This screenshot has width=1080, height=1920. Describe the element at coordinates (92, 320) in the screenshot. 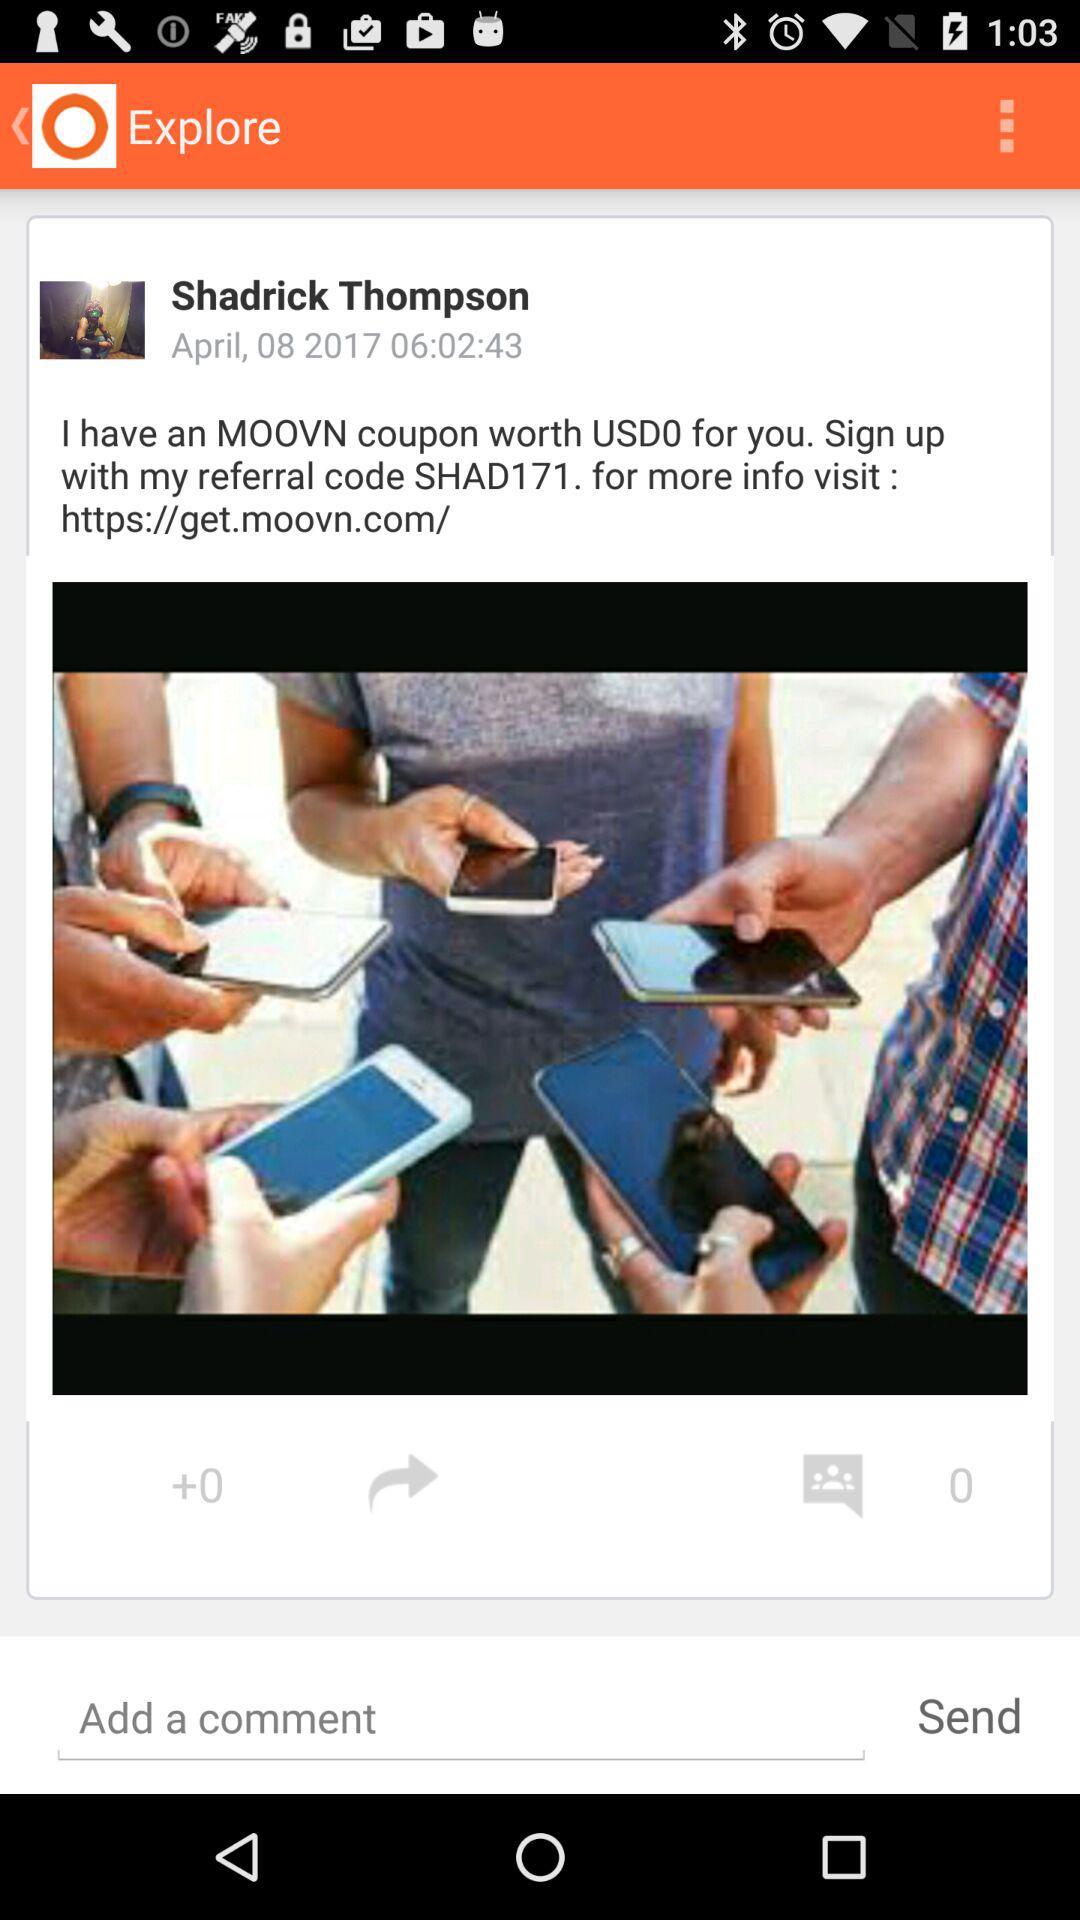

I see `item next to shadrick thompson item` at that location.